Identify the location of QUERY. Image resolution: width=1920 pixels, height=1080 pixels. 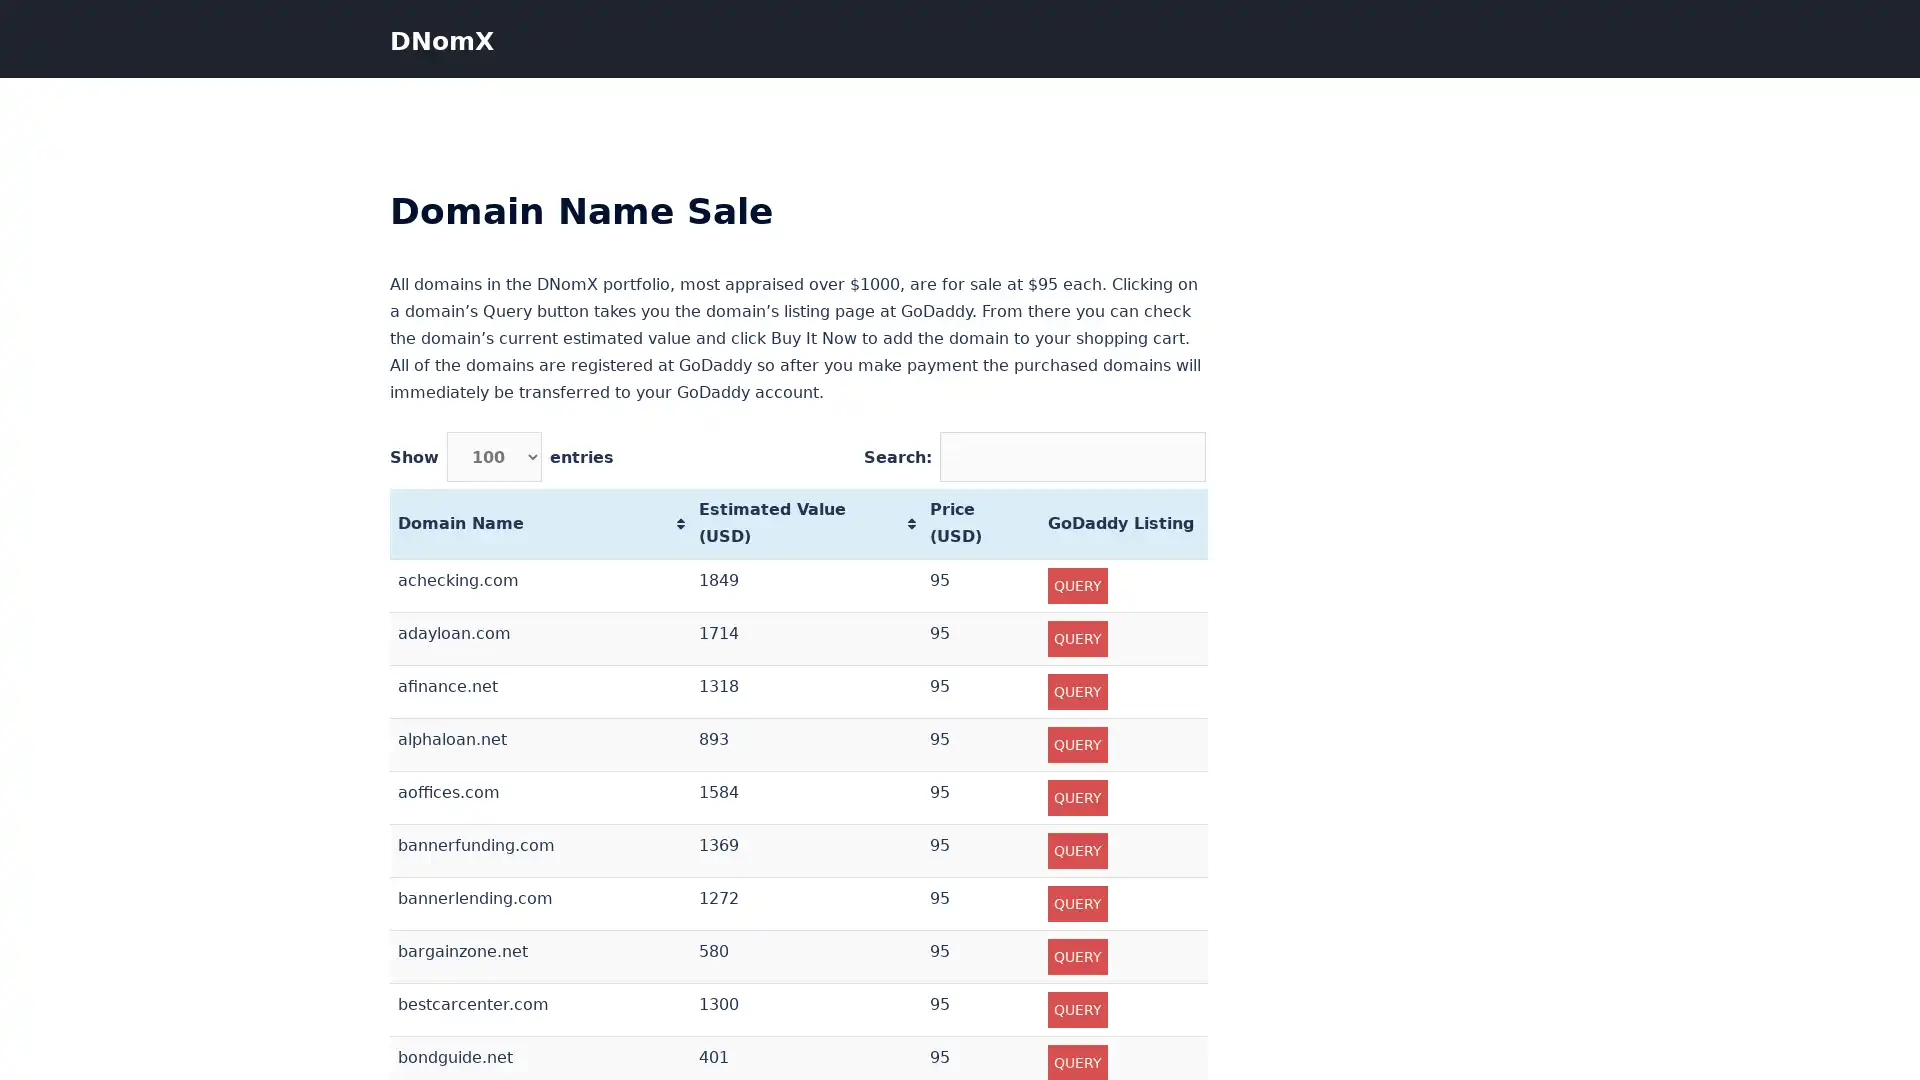
(1075, 903).